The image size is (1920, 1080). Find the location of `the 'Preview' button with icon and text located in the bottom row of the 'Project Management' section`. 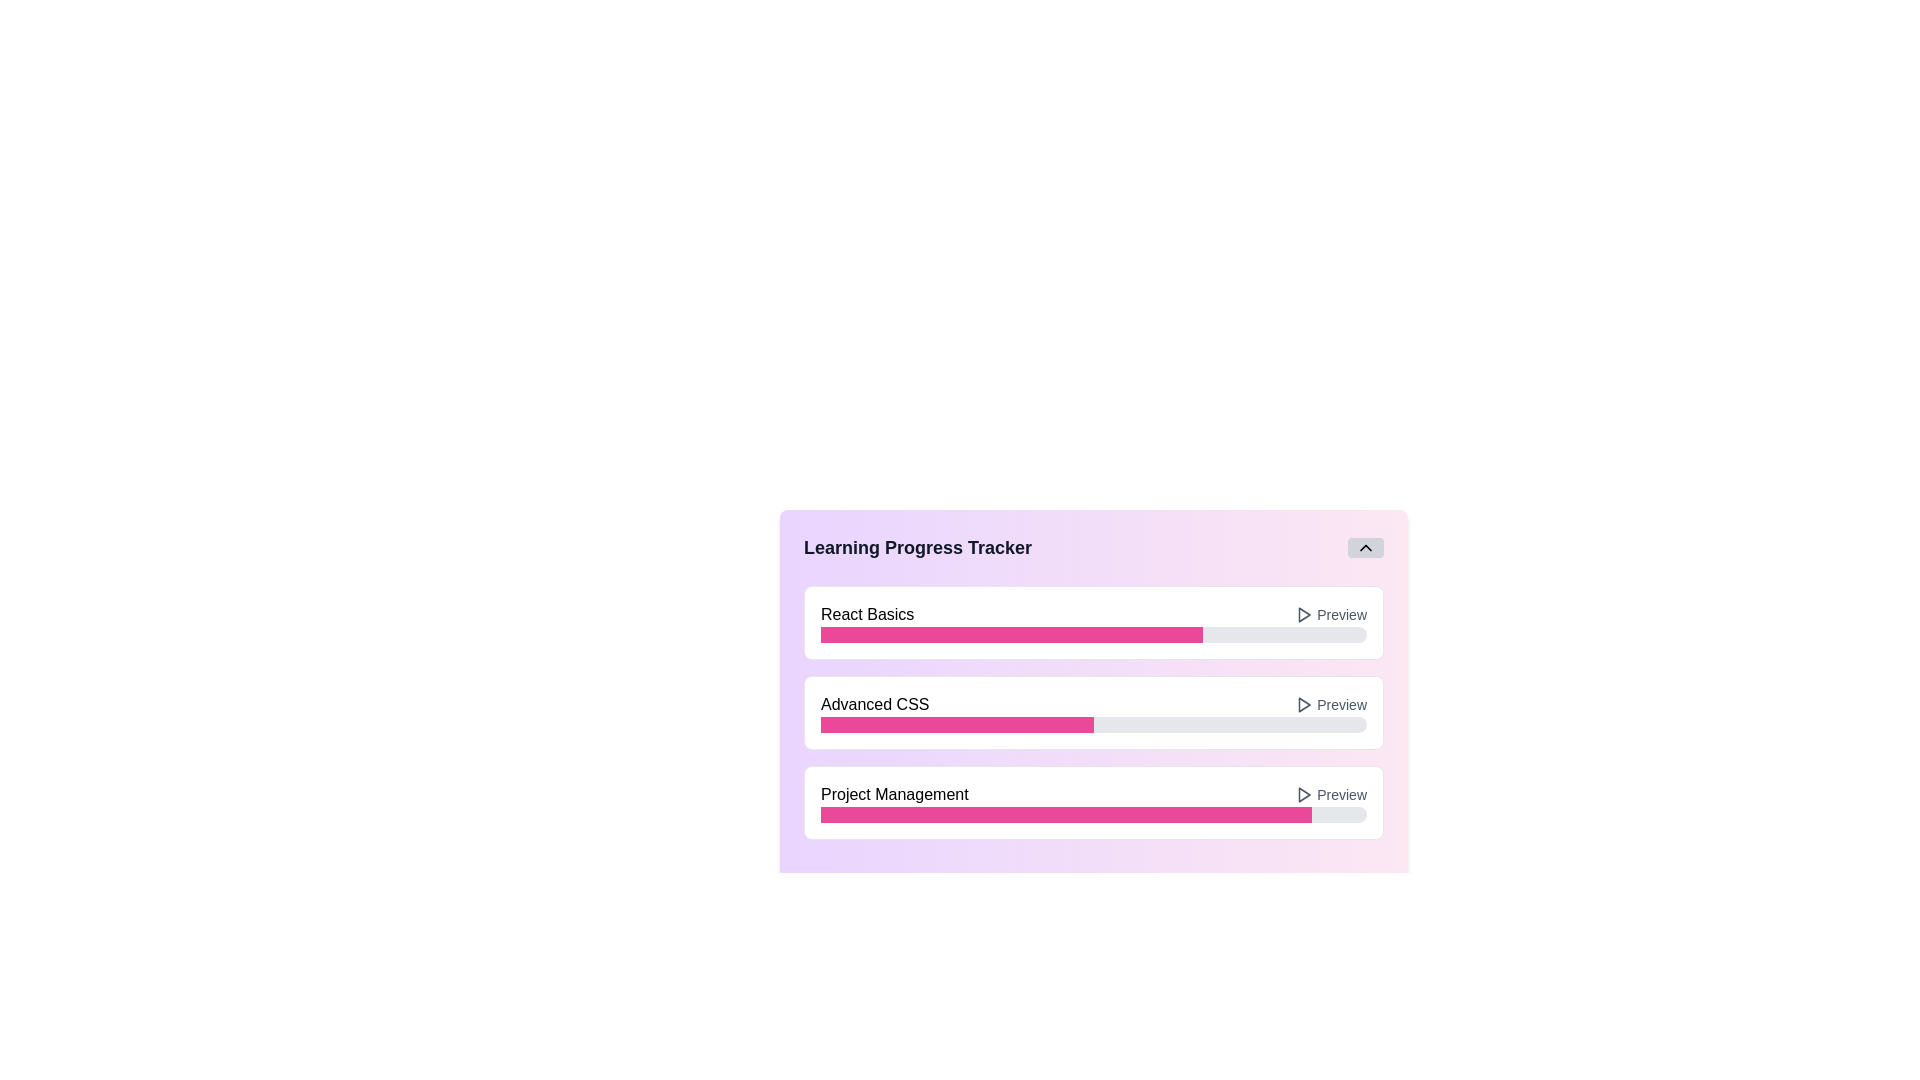

the 'Preview' button with icon and text located in the bottom row of the 'Project Management' section is located at coordinates (1331, 793).